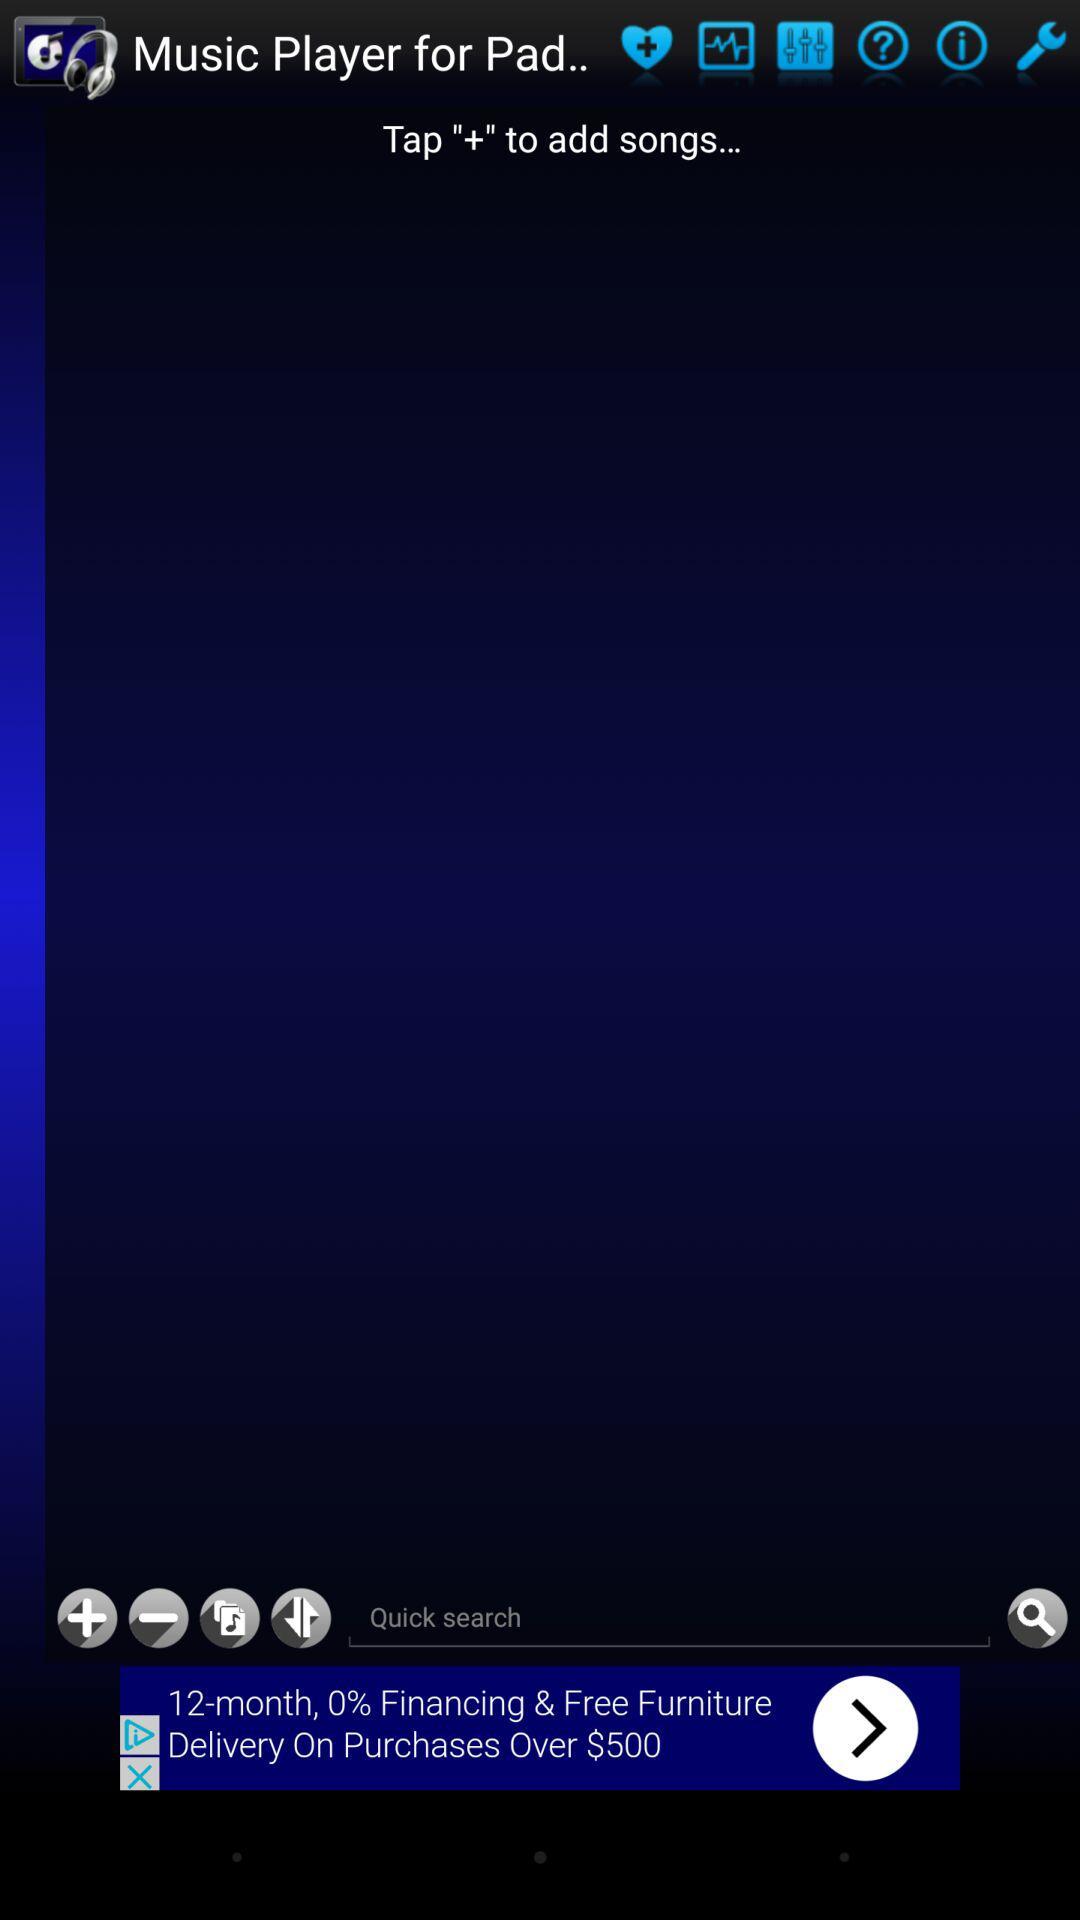  What do you see at coordinates (86, 1618) in the screenshot?
I see `song` at bounding box center [86, 1618].